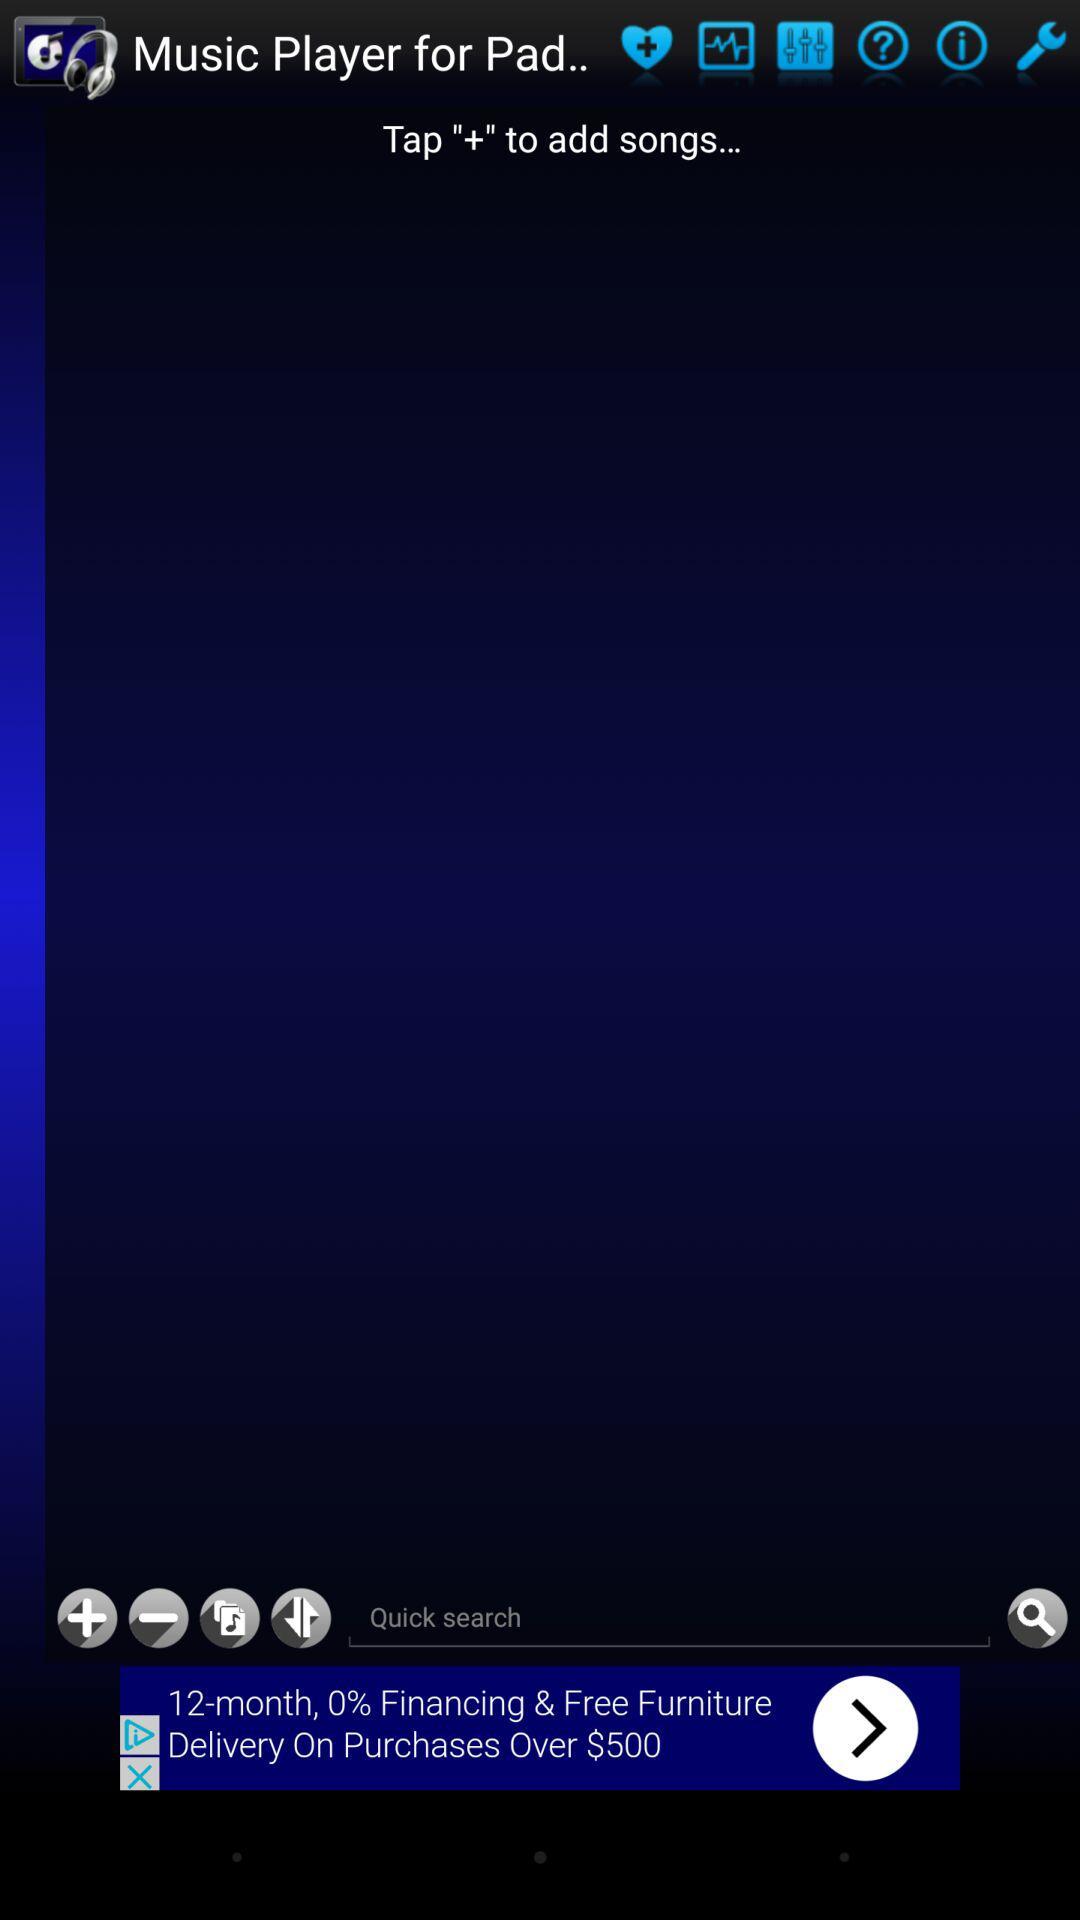  What do you see at coordinates (86, 1618) in the screenshot?
I see `song` at bounding box center [86, 1618].